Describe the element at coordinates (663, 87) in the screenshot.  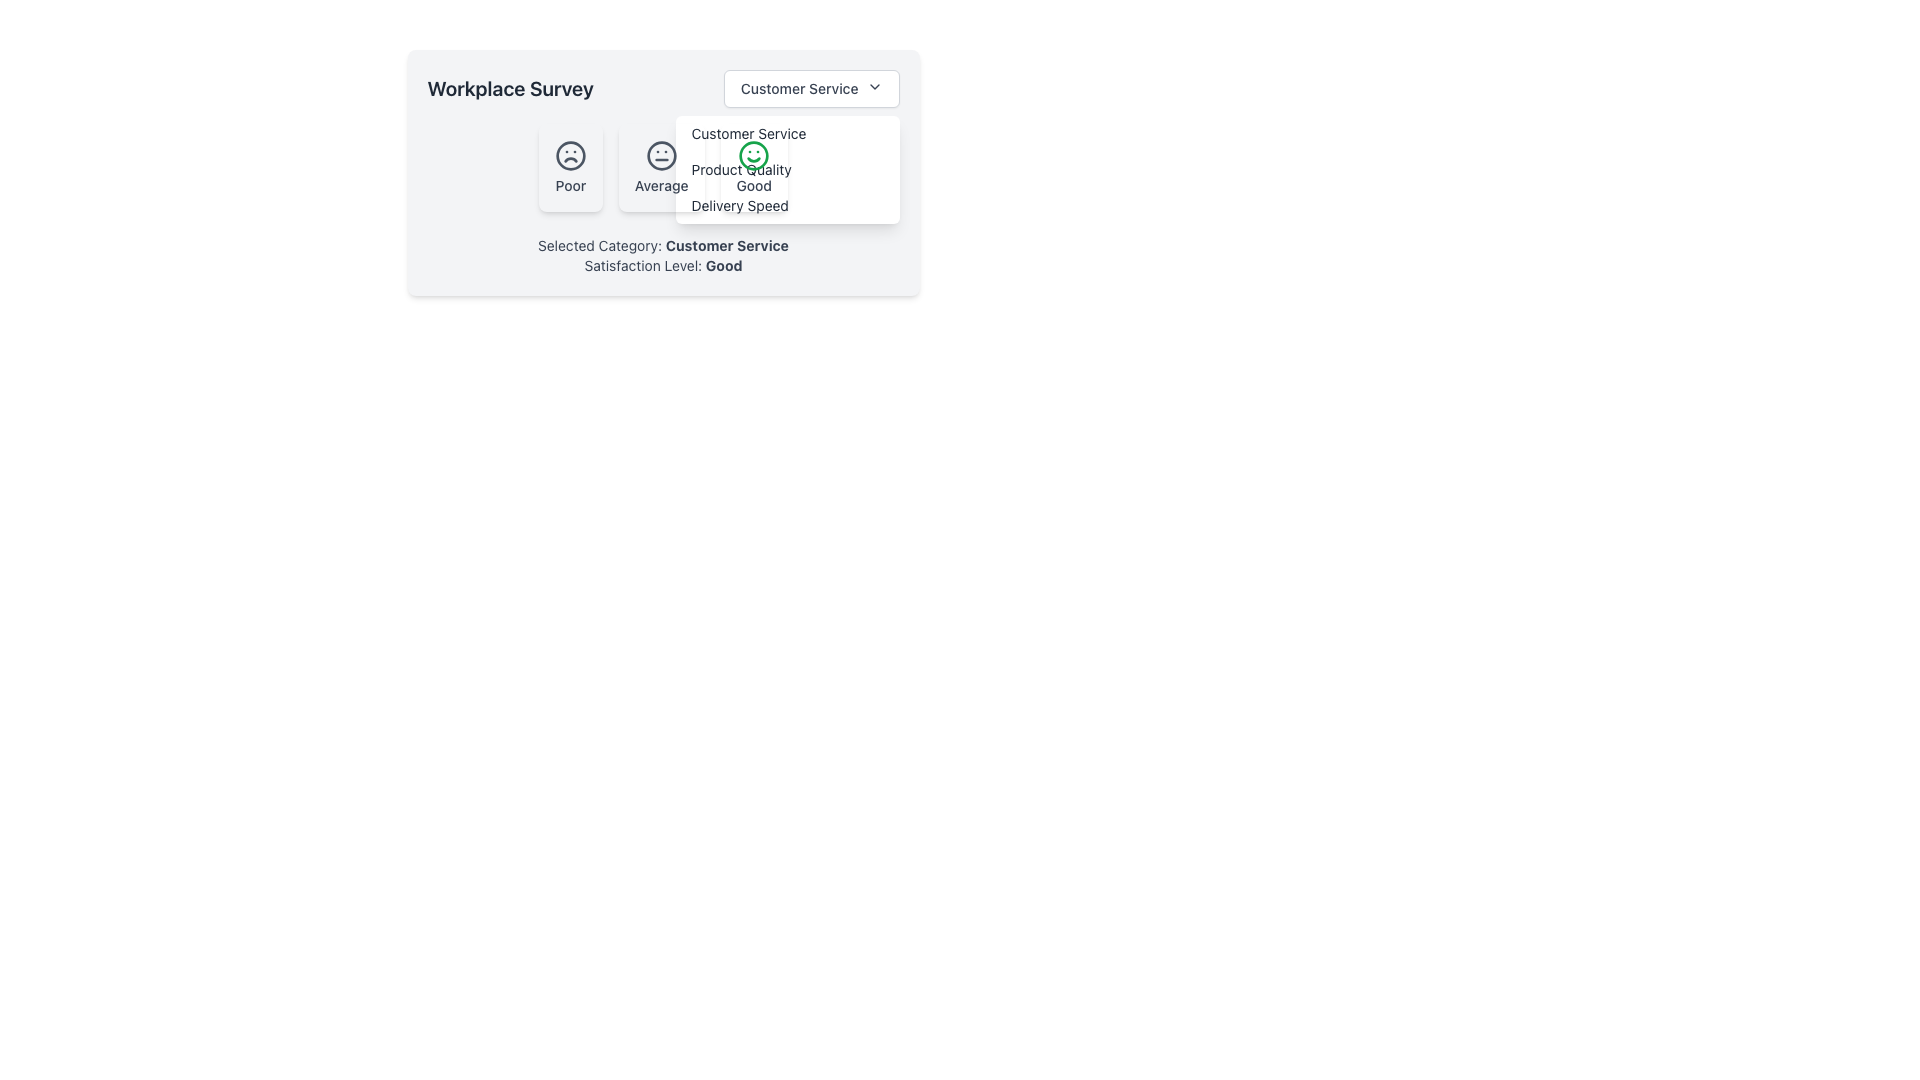
I see `an item from the dropdown menu labeled 'Customer Service' located on the right side of the 'Workplace Survey' header` at that location.